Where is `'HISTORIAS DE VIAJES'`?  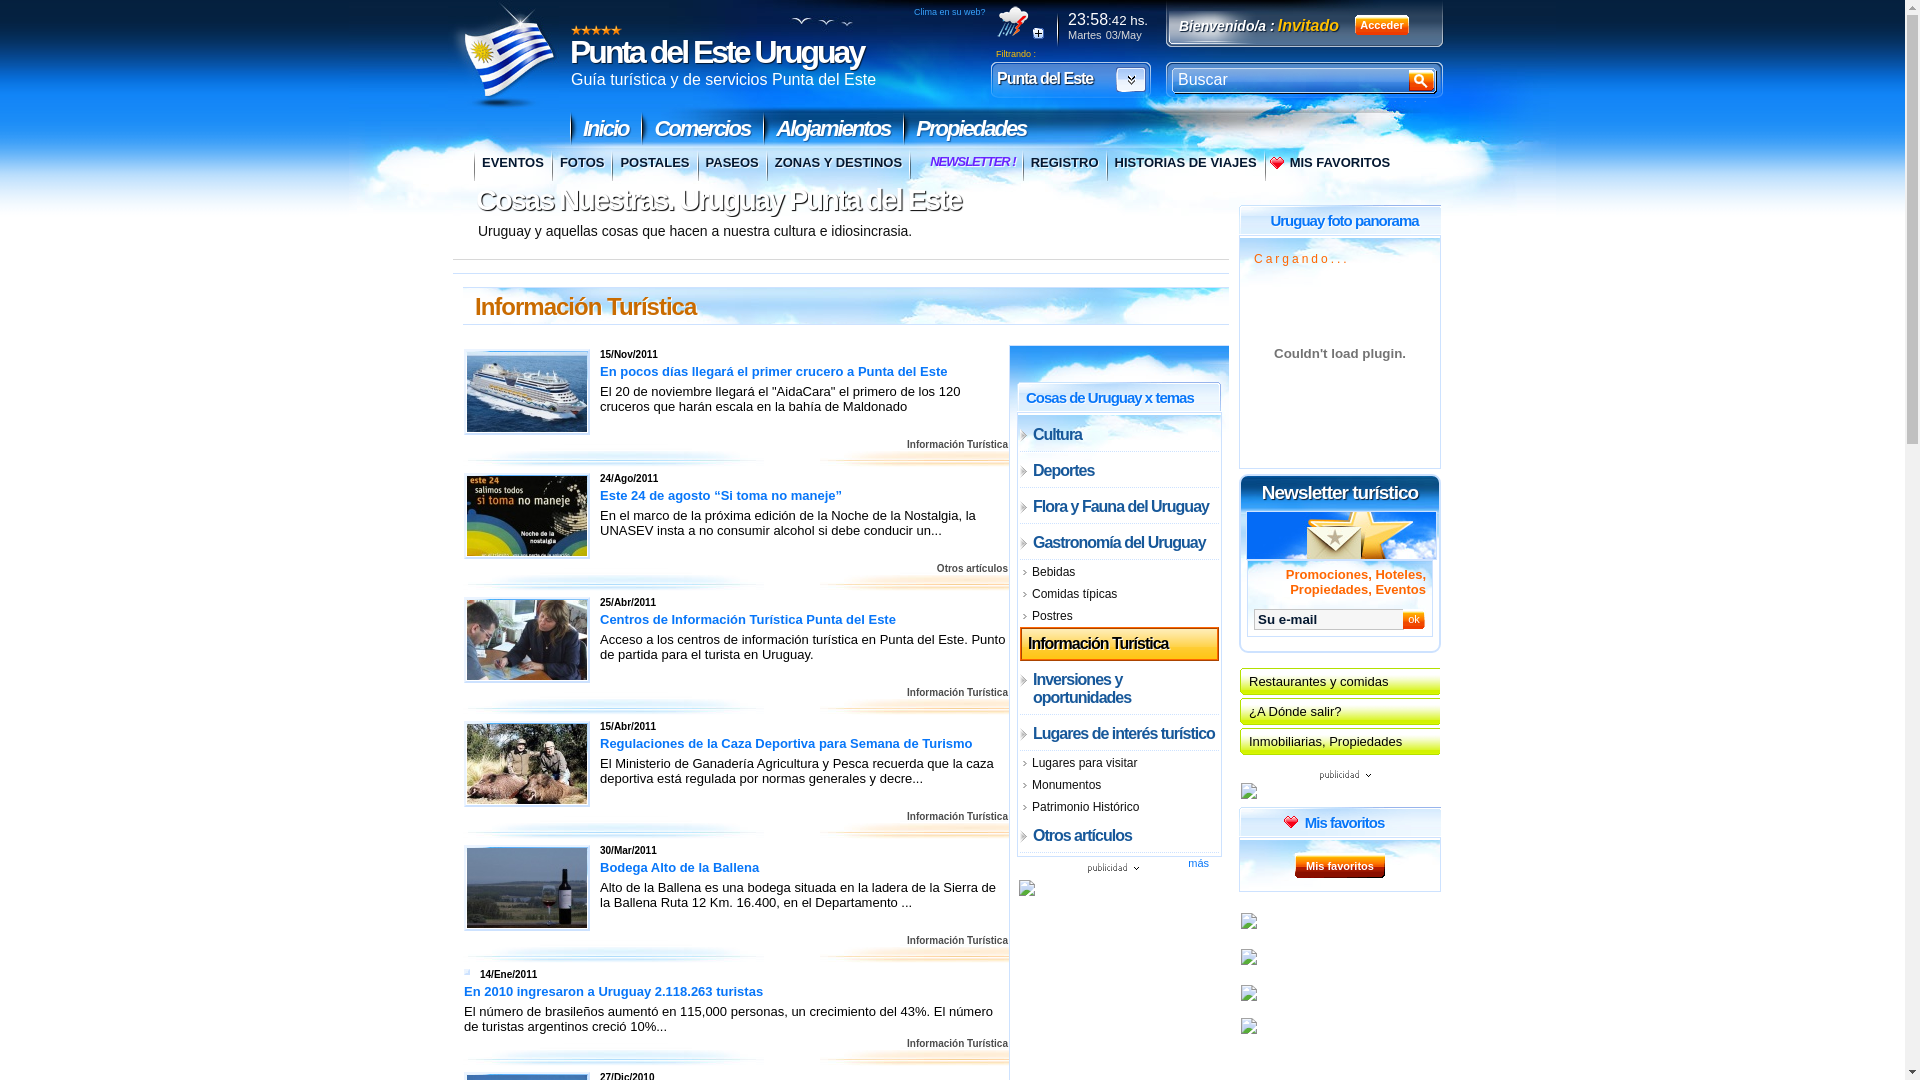
'HISTORIAS DE VIAJES' is located at coordinates (1185, 164).